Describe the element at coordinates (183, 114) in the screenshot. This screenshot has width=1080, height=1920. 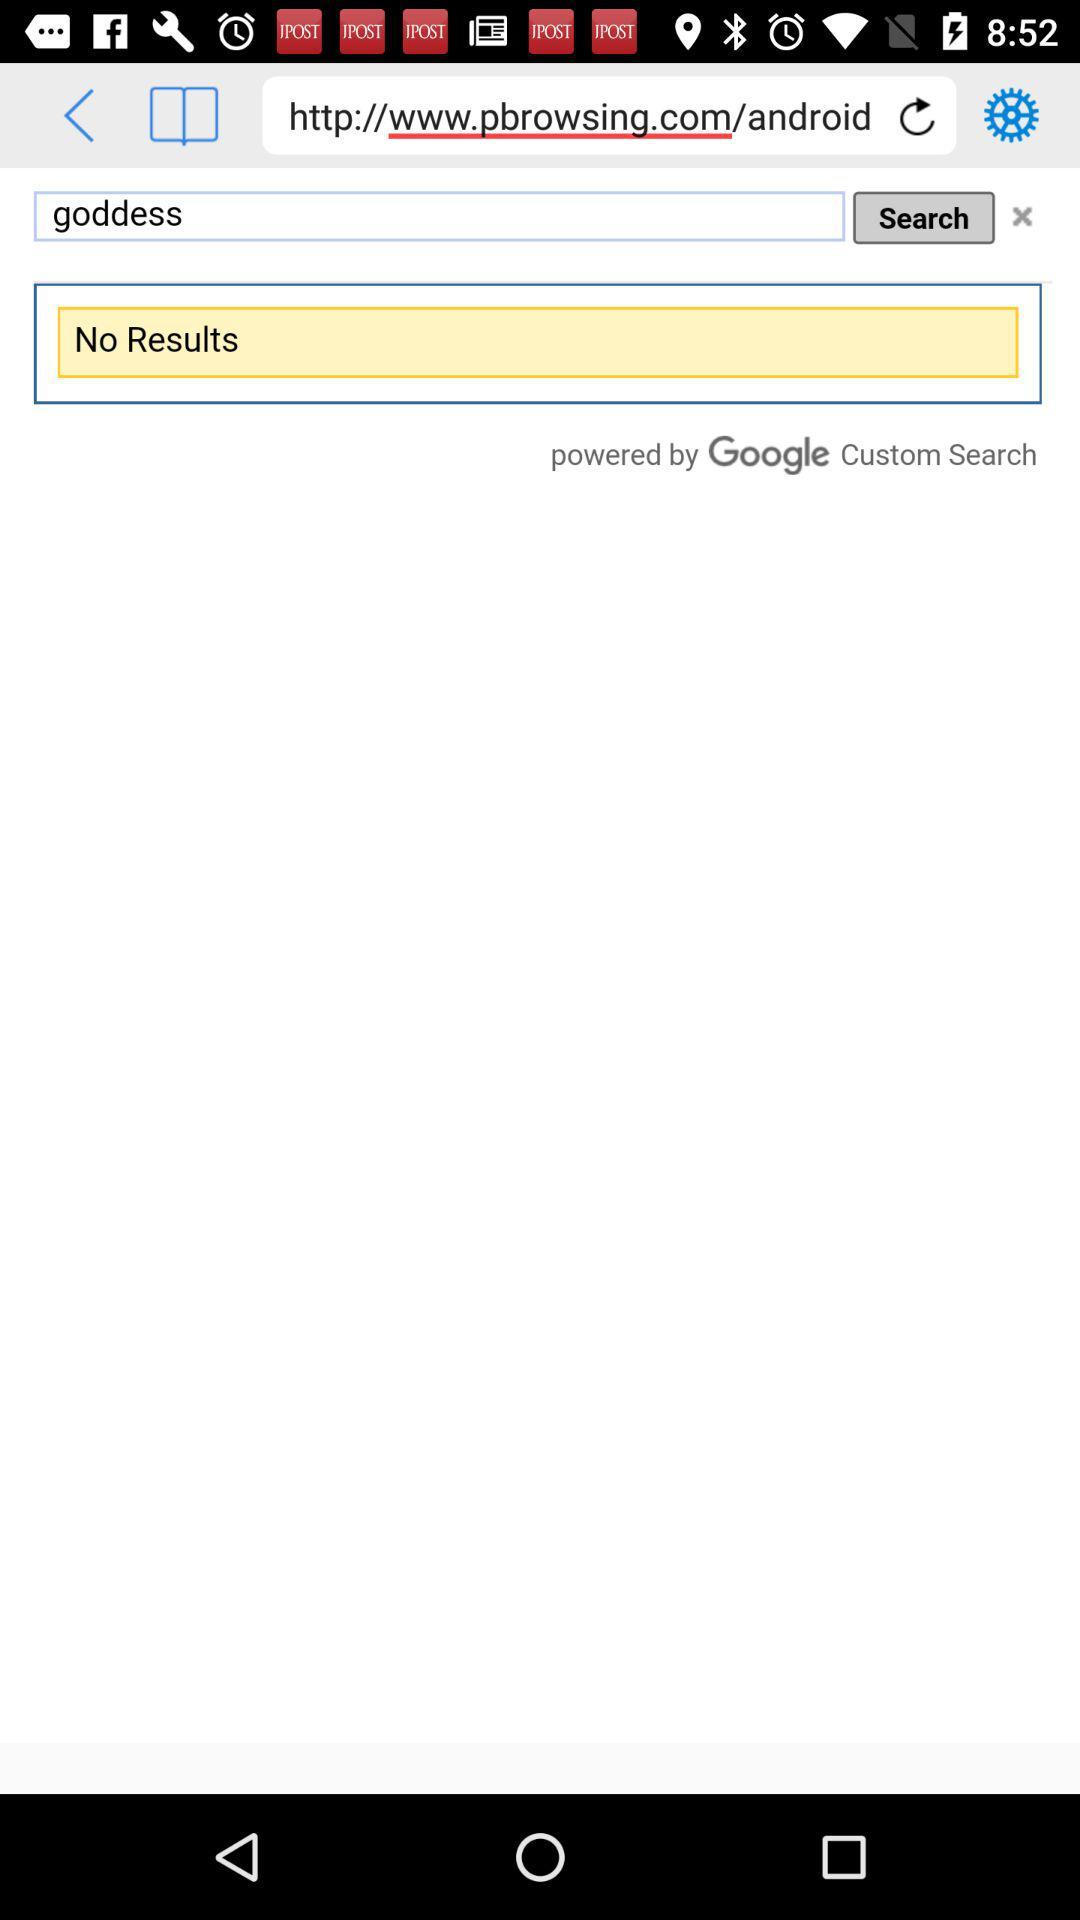
I see `open the specific page` at that location.